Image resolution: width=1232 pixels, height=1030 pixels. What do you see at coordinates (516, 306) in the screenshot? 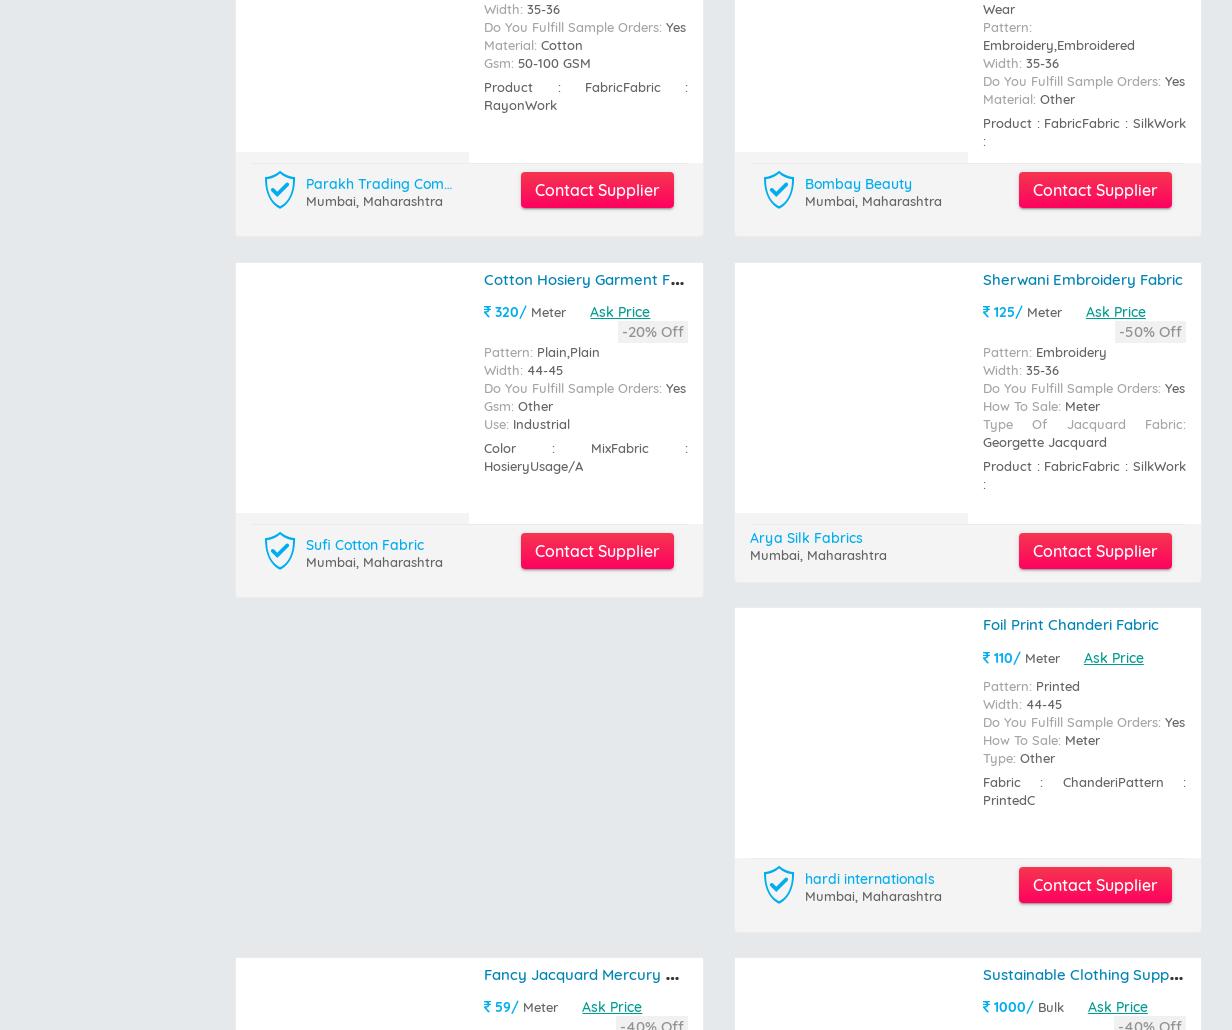
I see `'Cotton Fabric,Blended'` at bounding box center [516, 306].